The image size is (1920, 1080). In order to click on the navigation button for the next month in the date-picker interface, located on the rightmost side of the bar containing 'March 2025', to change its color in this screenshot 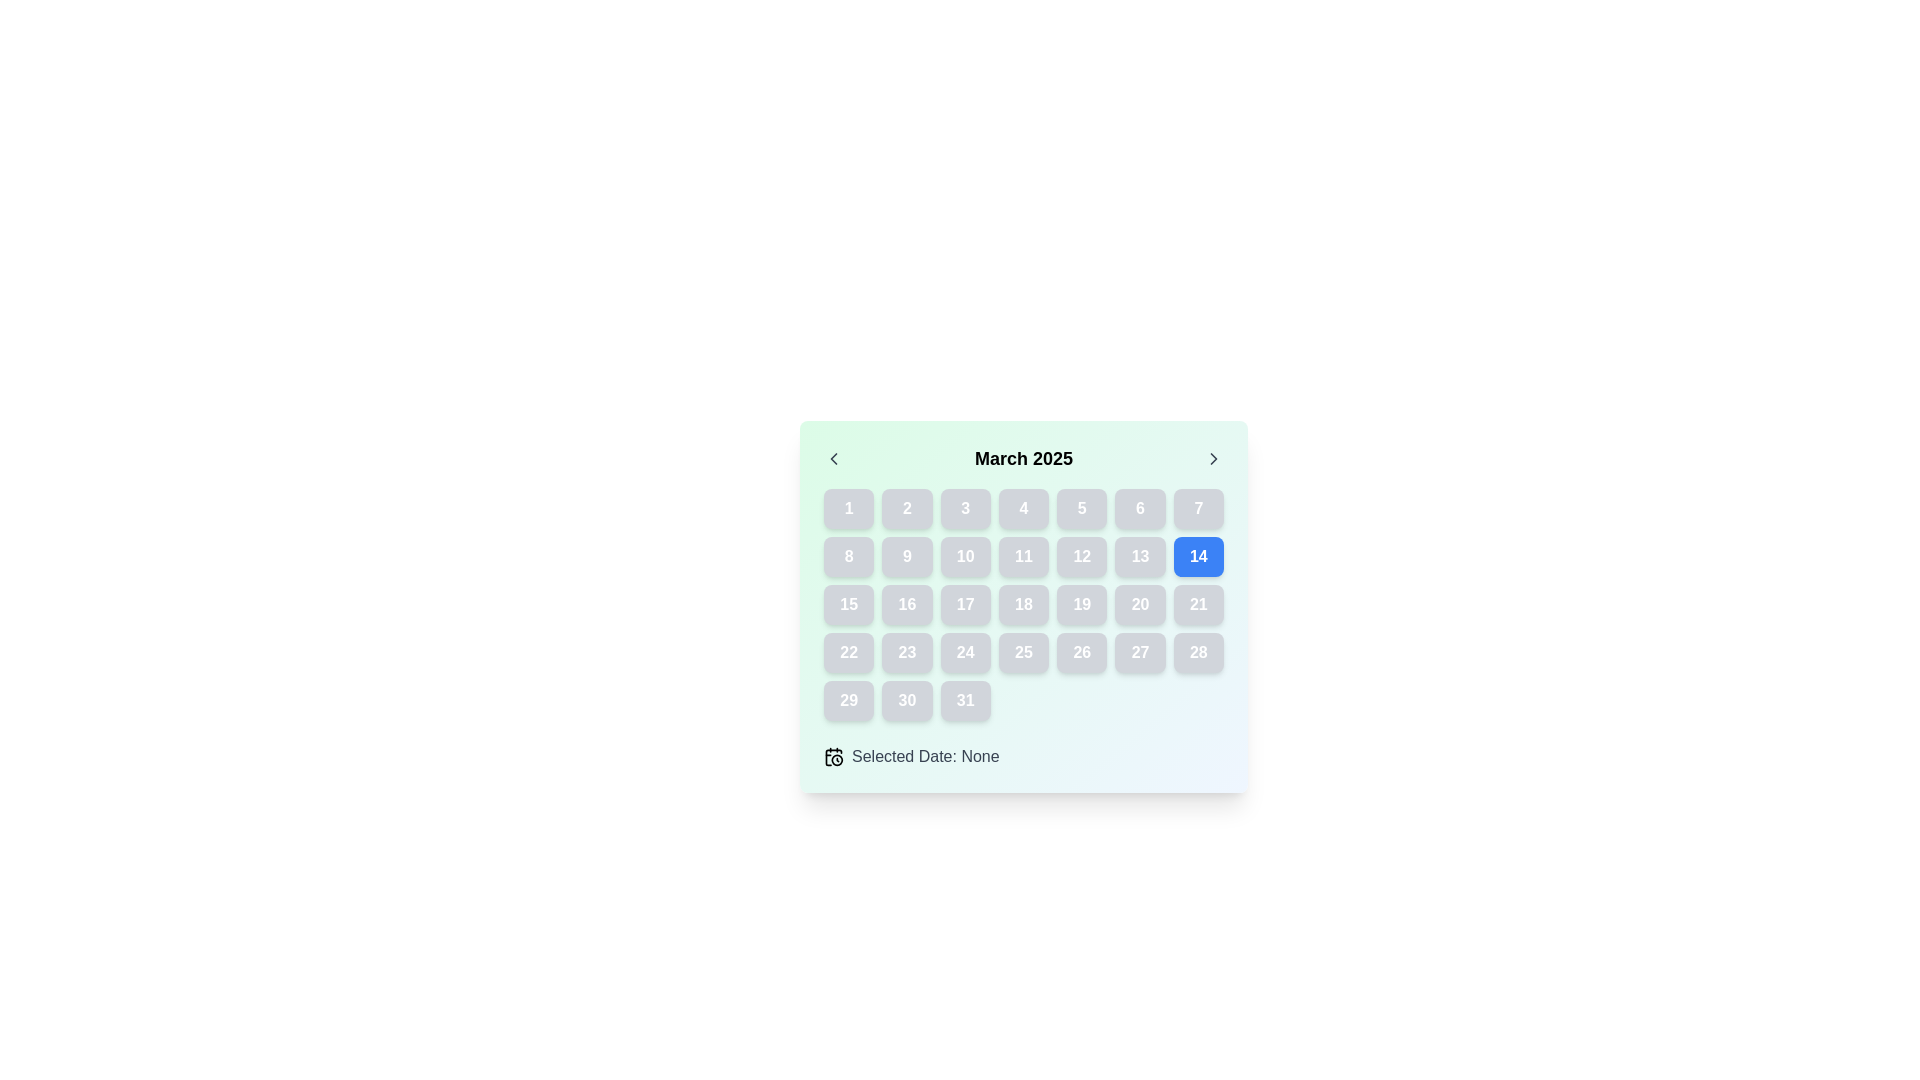, I will do `click(1213, 459)`.